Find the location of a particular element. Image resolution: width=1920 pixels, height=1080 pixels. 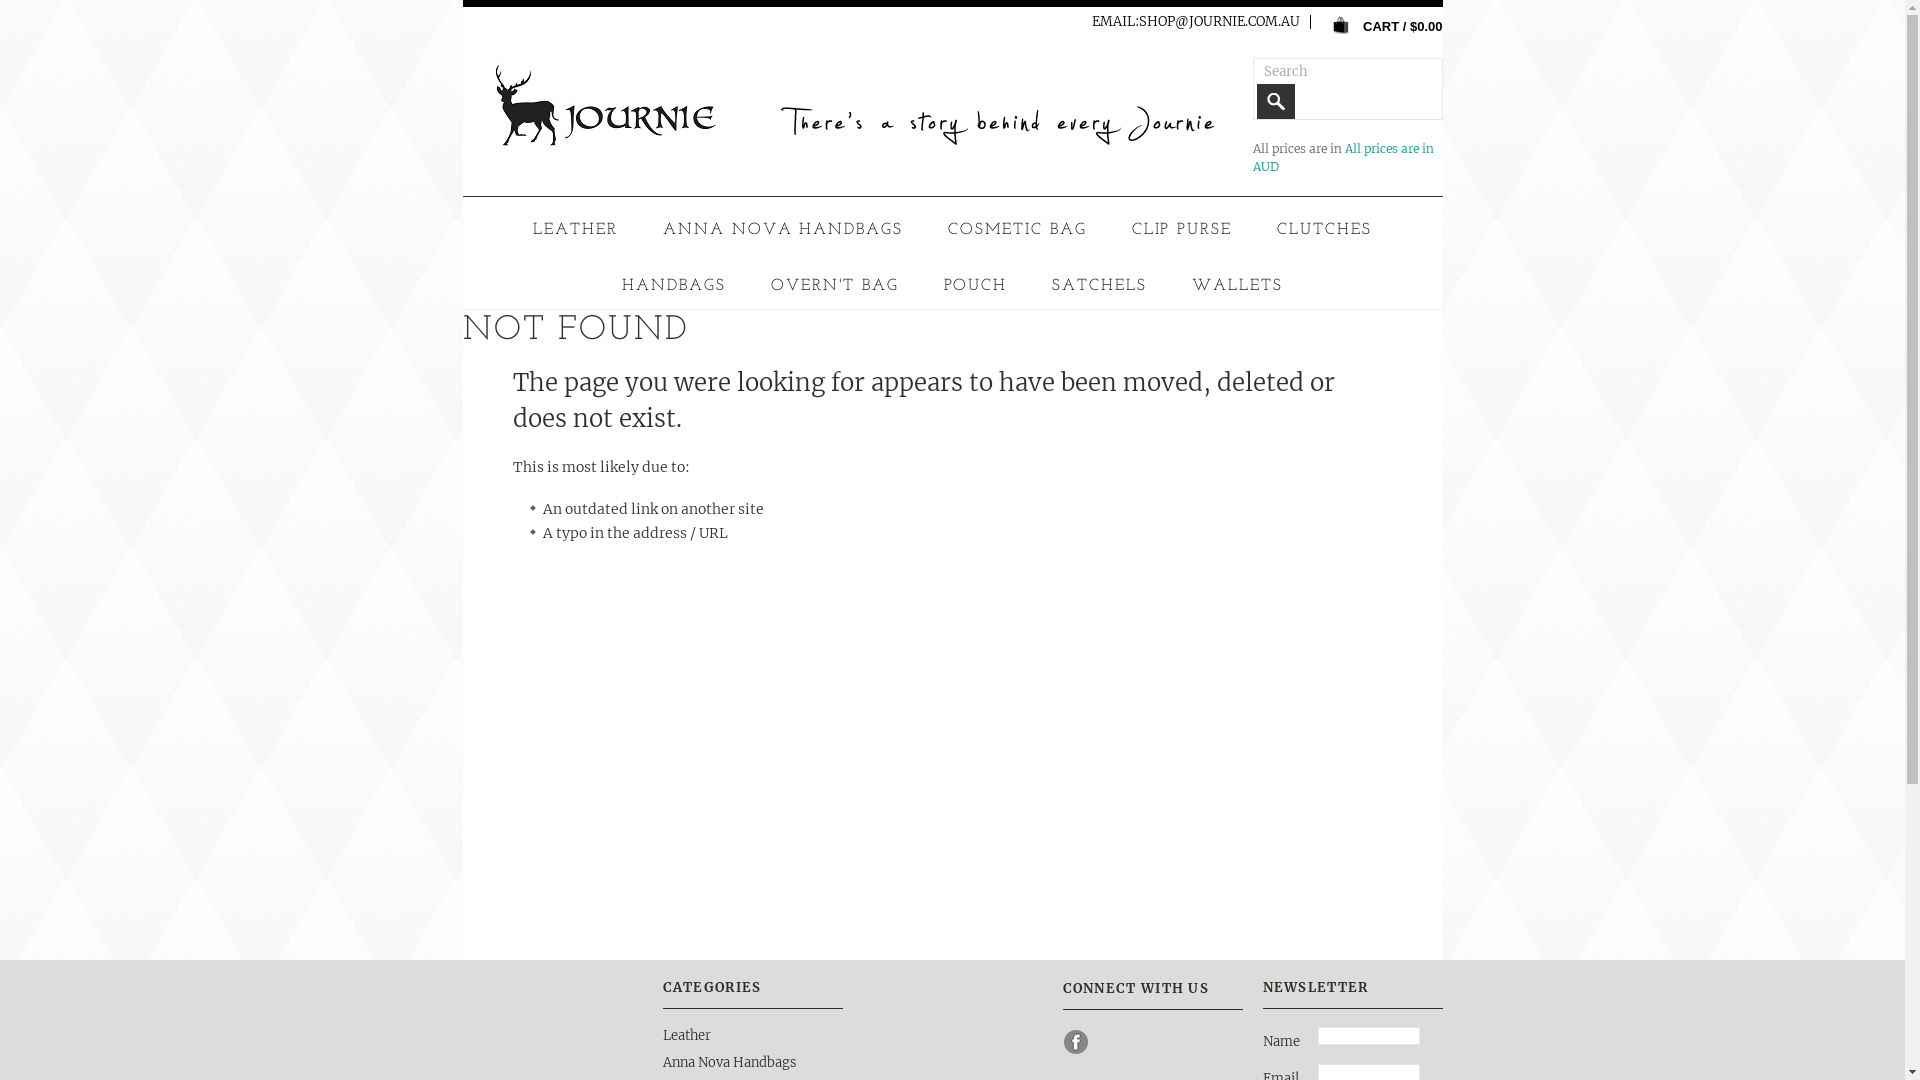

'Instagram' is located at coordinates (1108, 1040).